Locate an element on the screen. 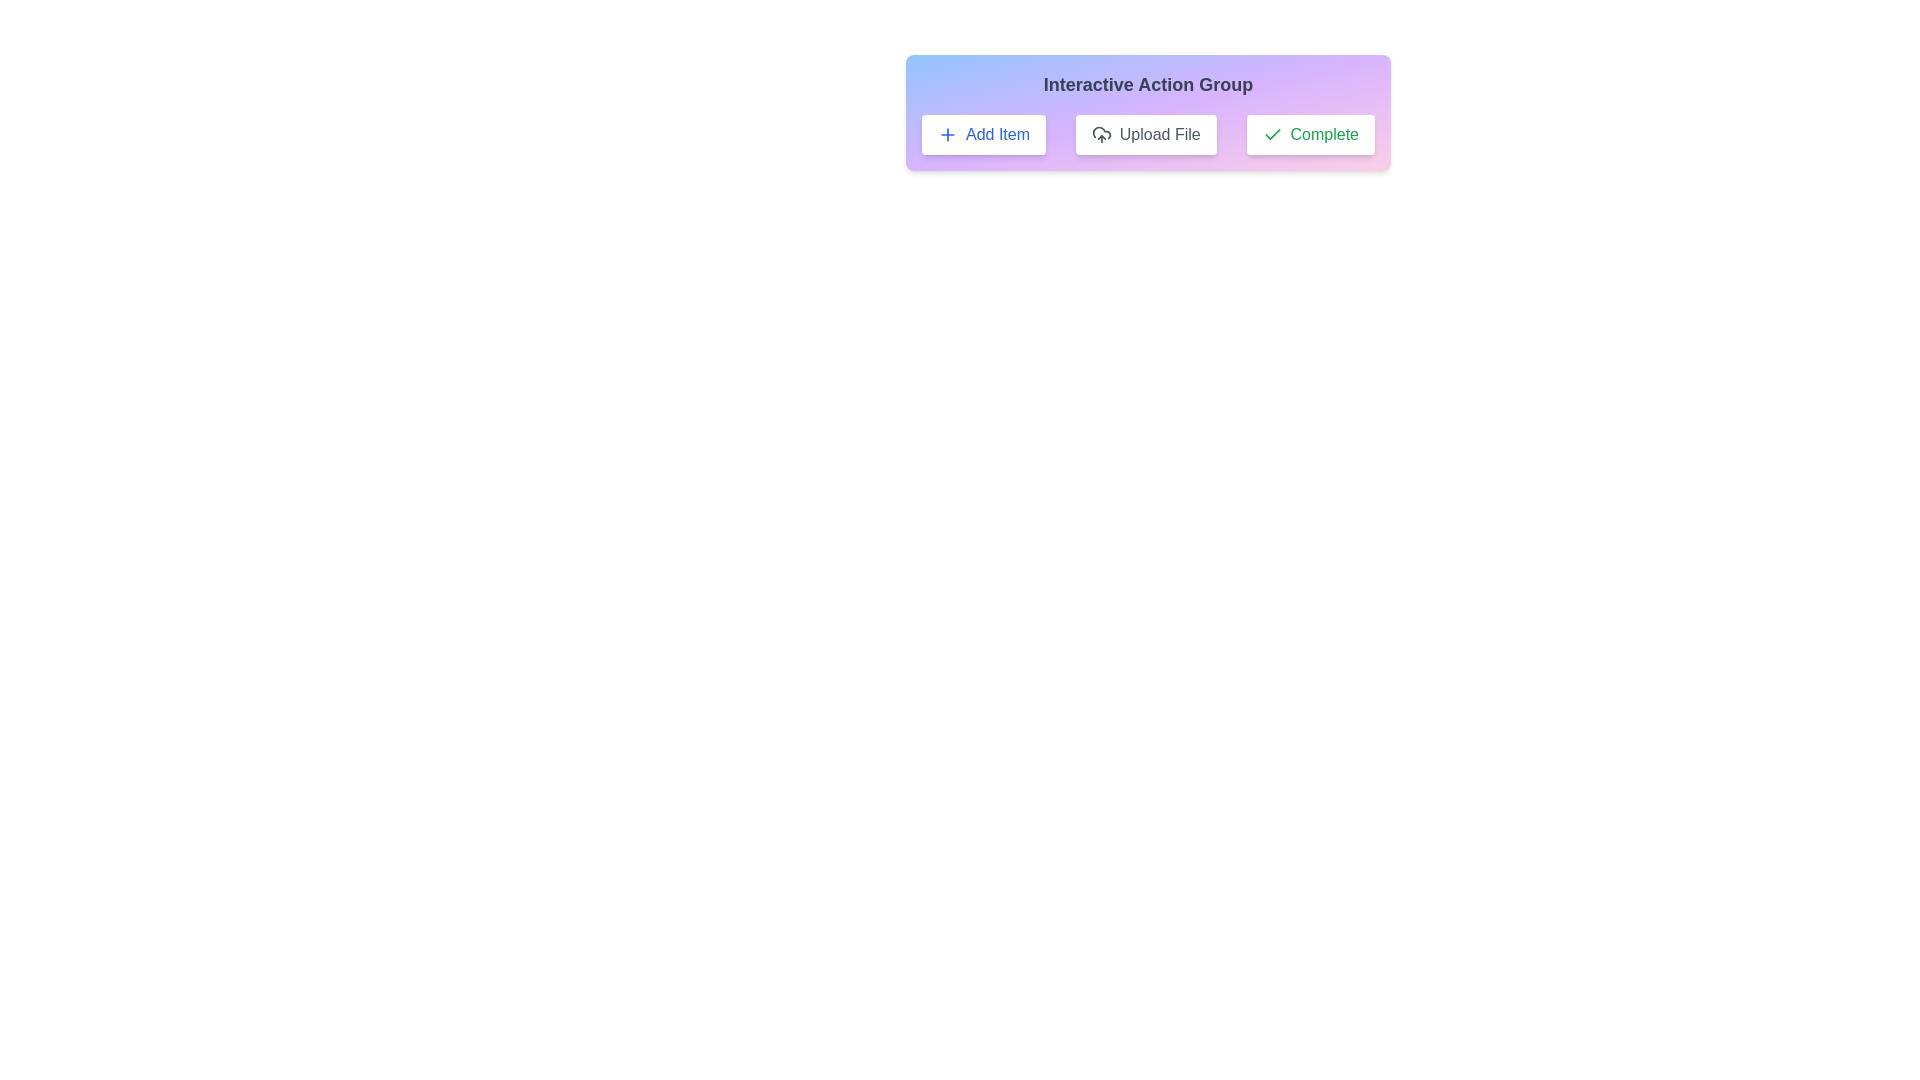 The image size is (1920, 1080). the 'Upload File' button is located at coordinates (1146, 135).